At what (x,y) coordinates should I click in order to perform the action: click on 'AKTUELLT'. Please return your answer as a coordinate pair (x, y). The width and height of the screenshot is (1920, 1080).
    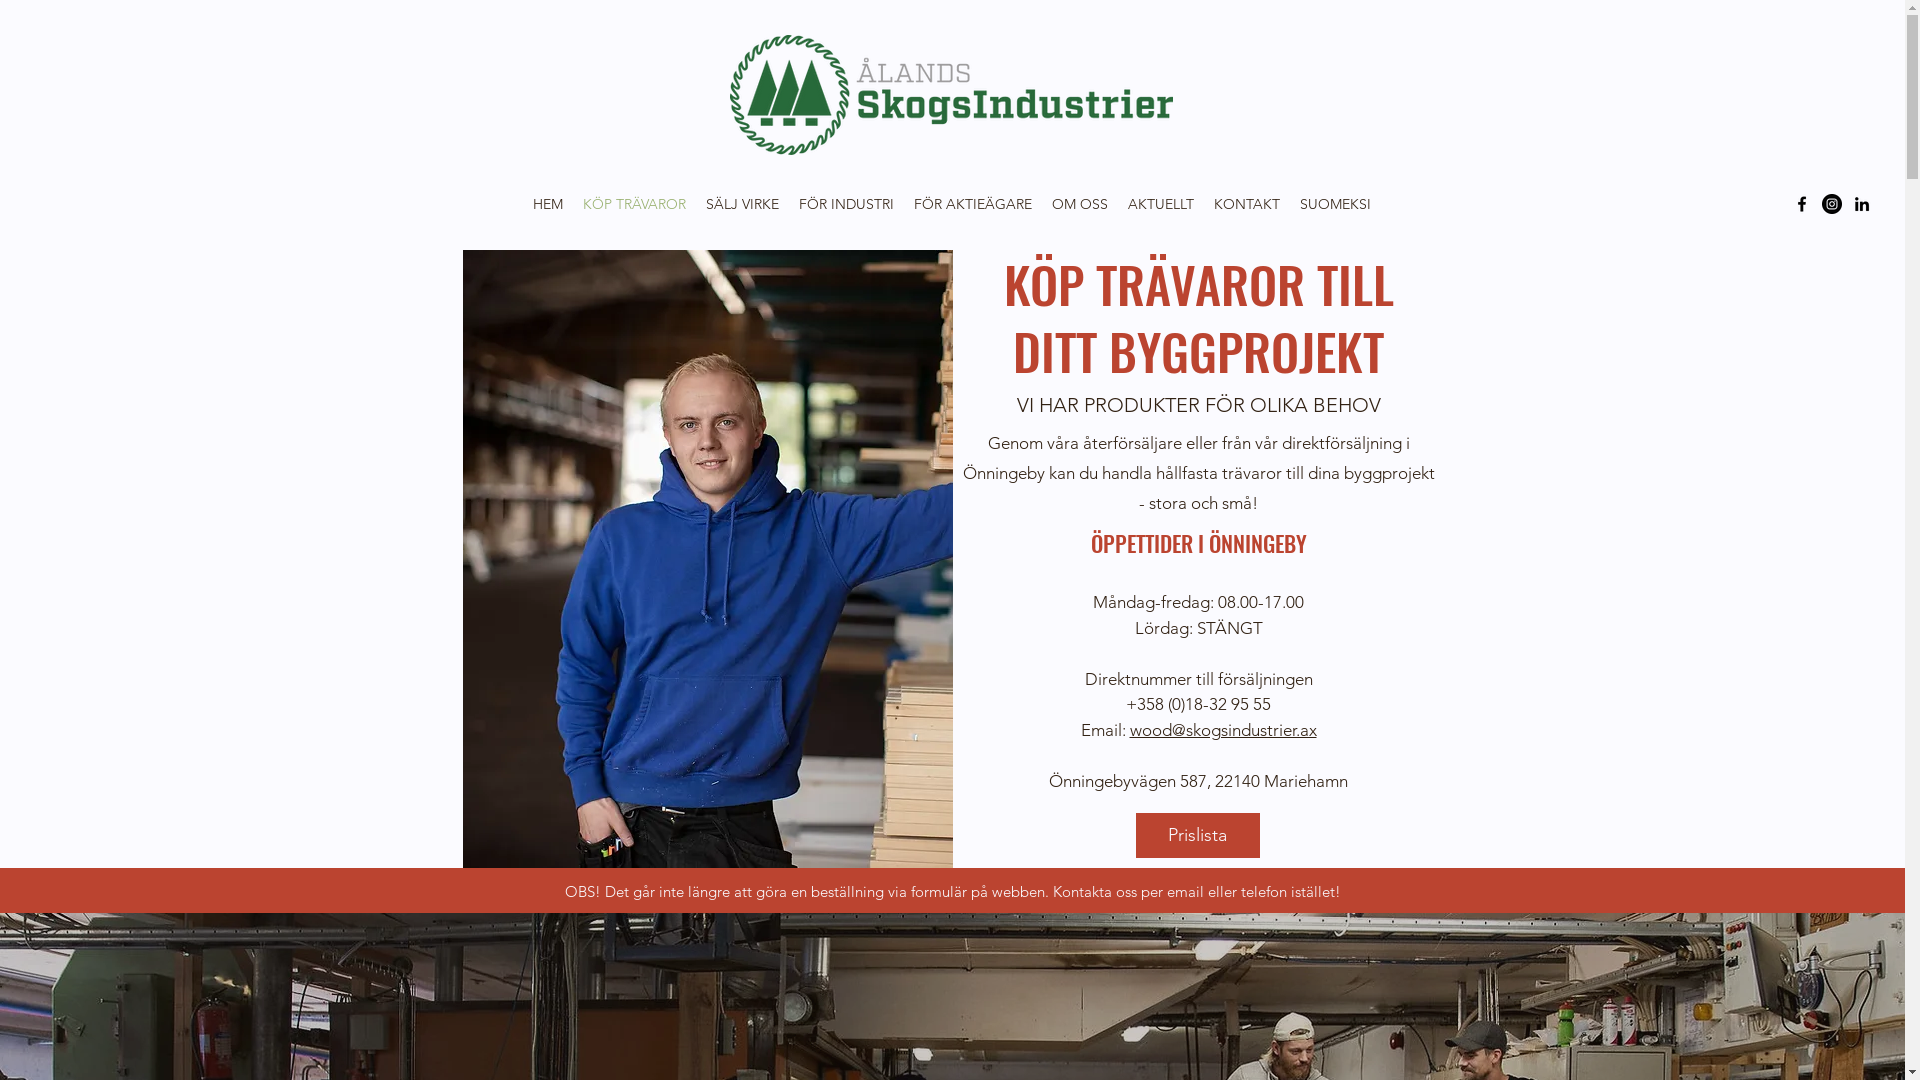
    Looking at the image, I should click on (1161, 204).